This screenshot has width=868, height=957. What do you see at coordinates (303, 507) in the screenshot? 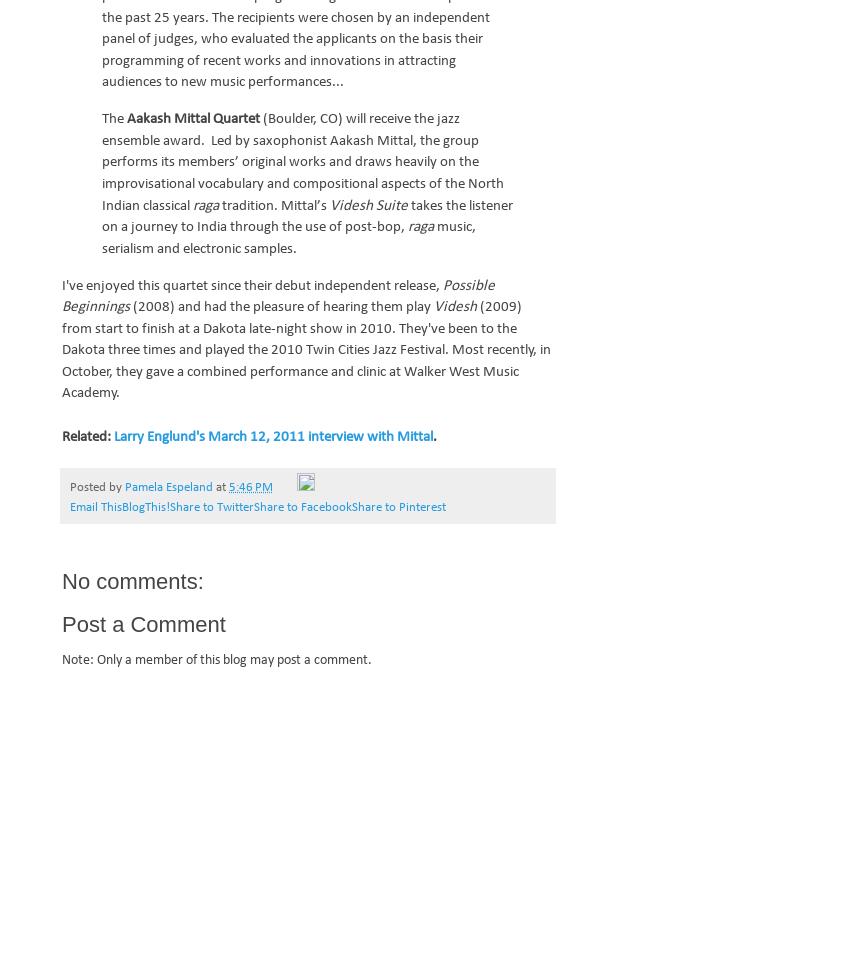
I see `'Share to Facebook'` at bounding box center [303, 507].